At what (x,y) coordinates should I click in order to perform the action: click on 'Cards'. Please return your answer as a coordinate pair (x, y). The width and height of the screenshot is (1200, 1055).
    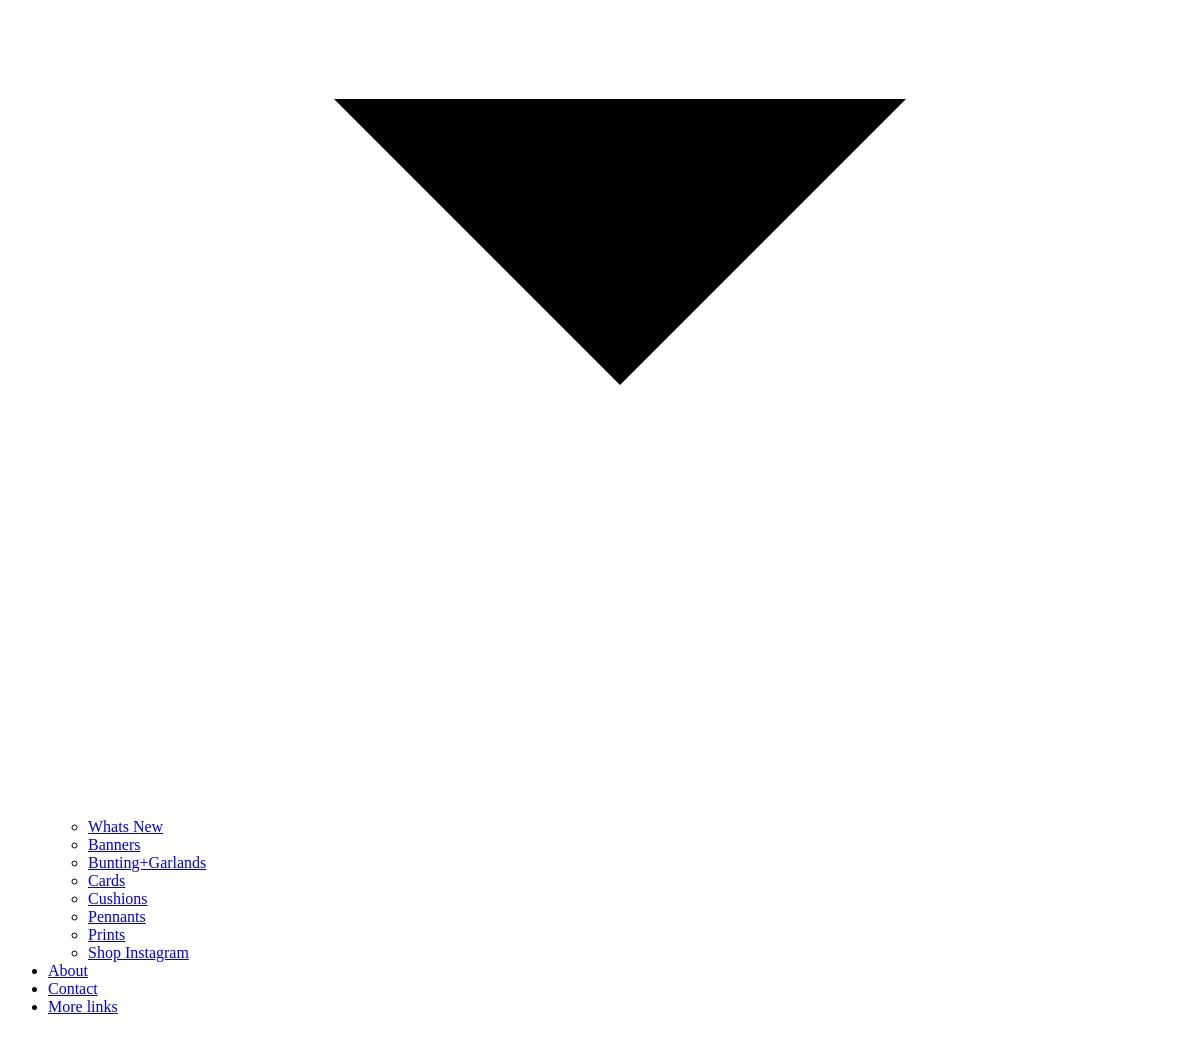
    Looking at the image, I should click on (106, 879).